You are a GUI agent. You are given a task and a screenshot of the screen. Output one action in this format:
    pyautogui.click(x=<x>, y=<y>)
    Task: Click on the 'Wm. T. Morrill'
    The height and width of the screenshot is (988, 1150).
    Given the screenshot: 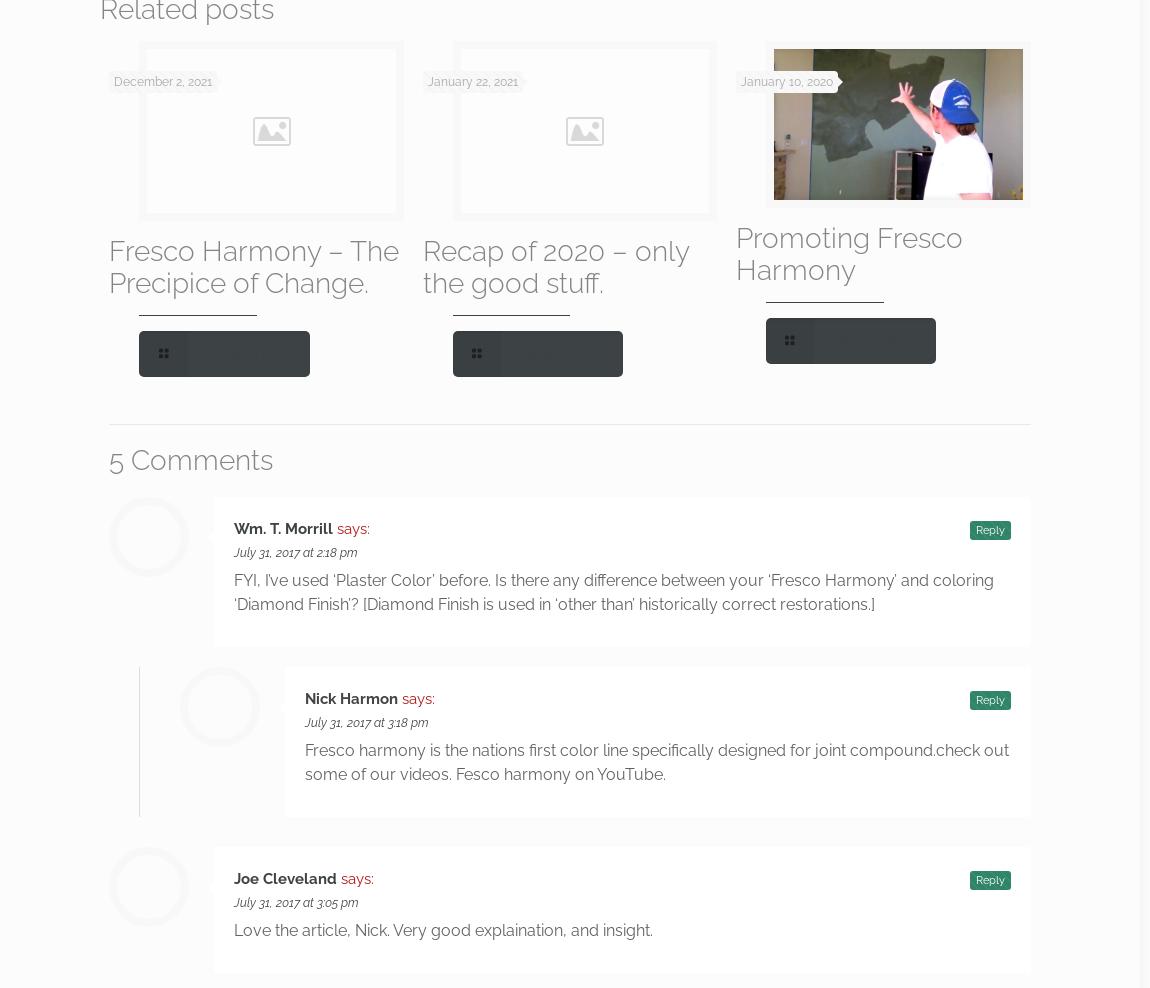 What is the action you would take?
    pyautogui.click(x=282, y=527)
    